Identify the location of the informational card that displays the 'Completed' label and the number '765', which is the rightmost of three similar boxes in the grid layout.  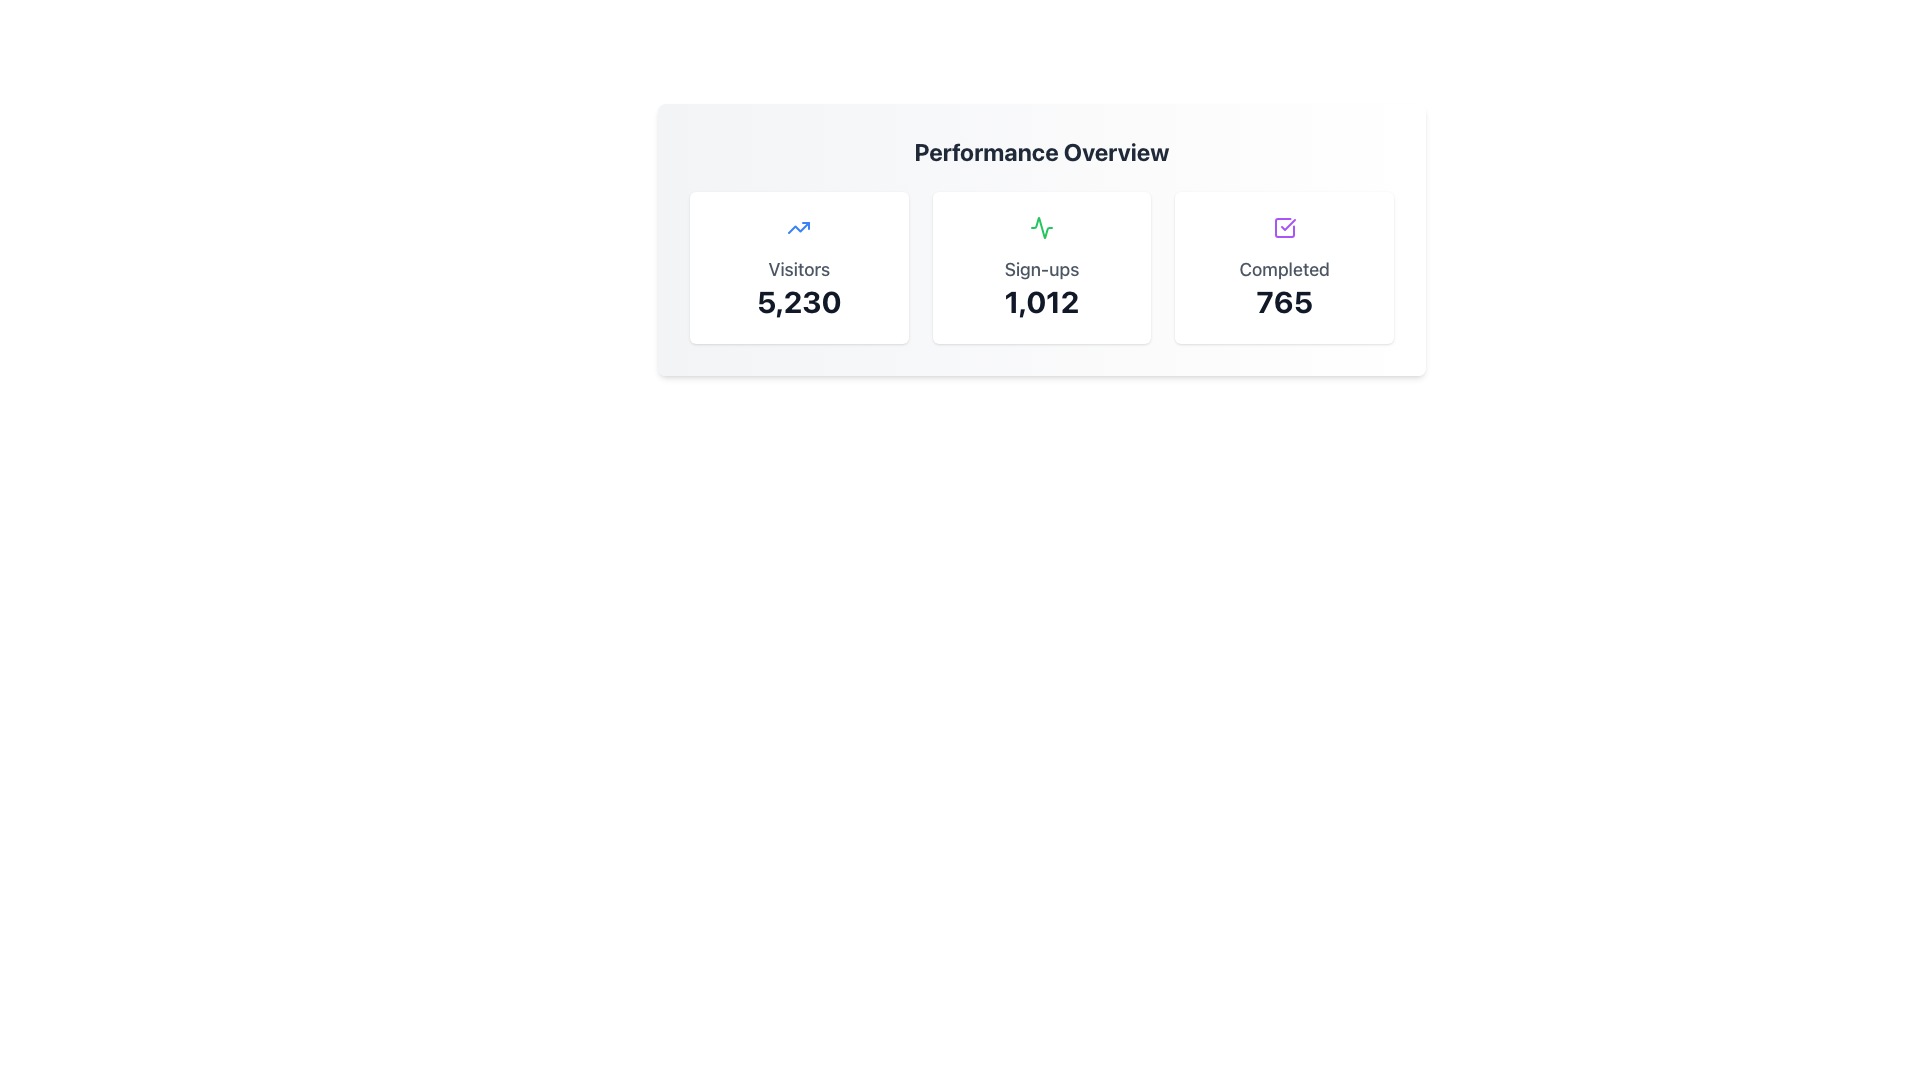
(1284, 266).